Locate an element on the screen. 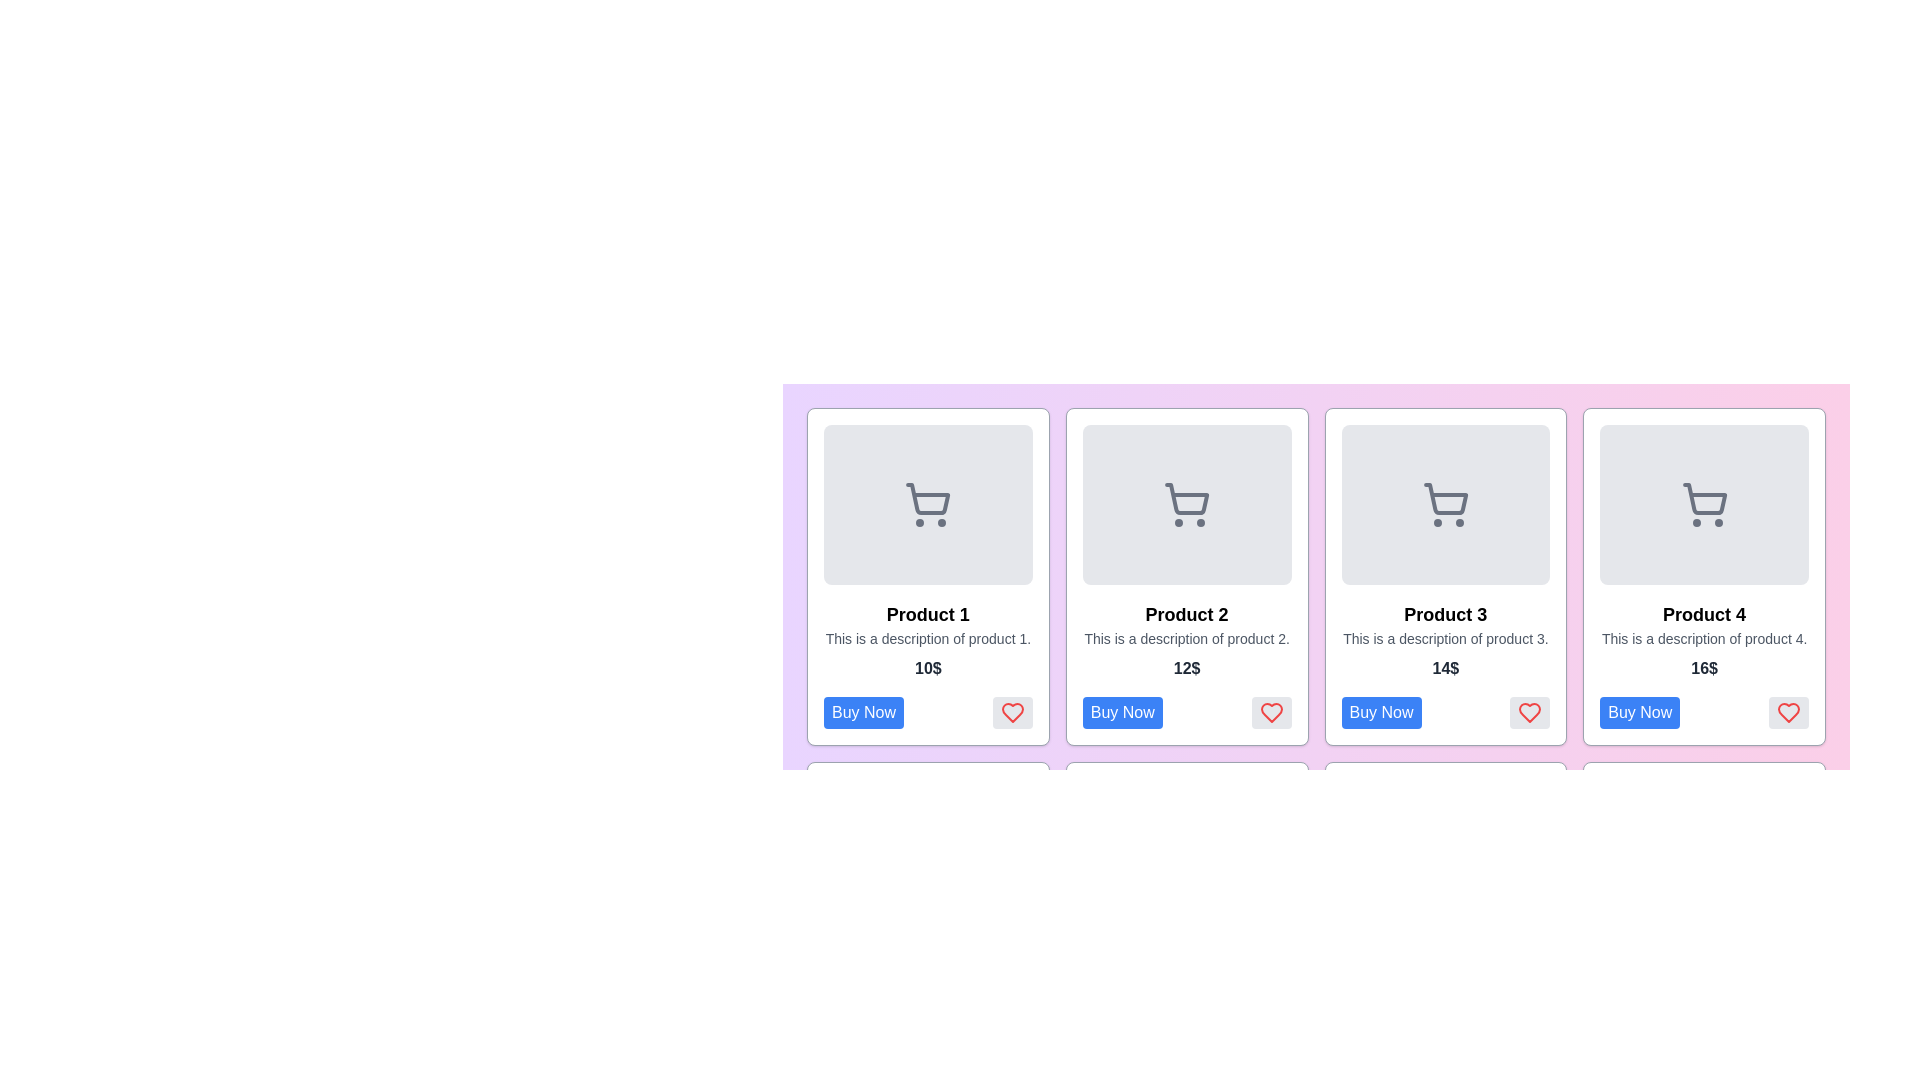  the heart icon located at the bottom-right of the fourth product card to mark the product as a favorite is located at coordinates (1789, 712).